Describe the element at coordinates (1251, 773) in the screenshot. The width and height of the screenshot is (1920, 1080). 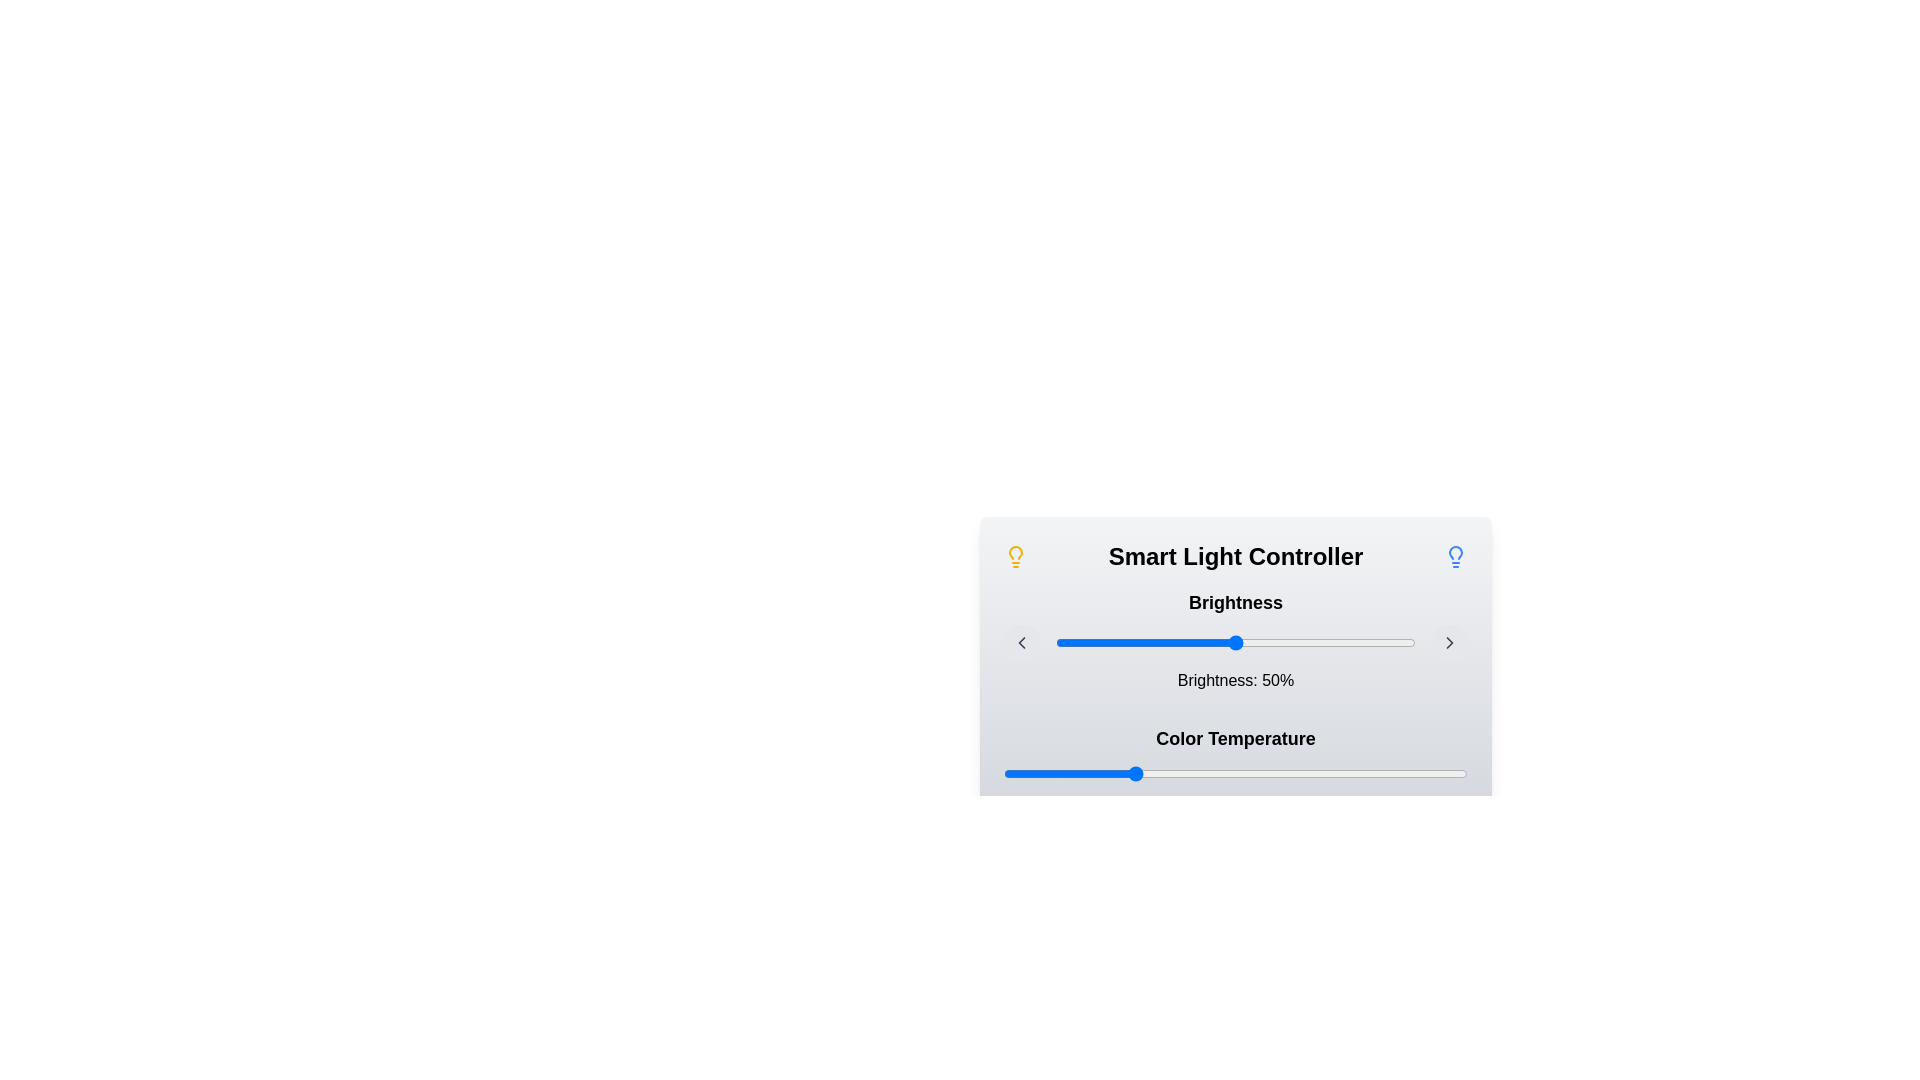
I see `color temperature` at that location.